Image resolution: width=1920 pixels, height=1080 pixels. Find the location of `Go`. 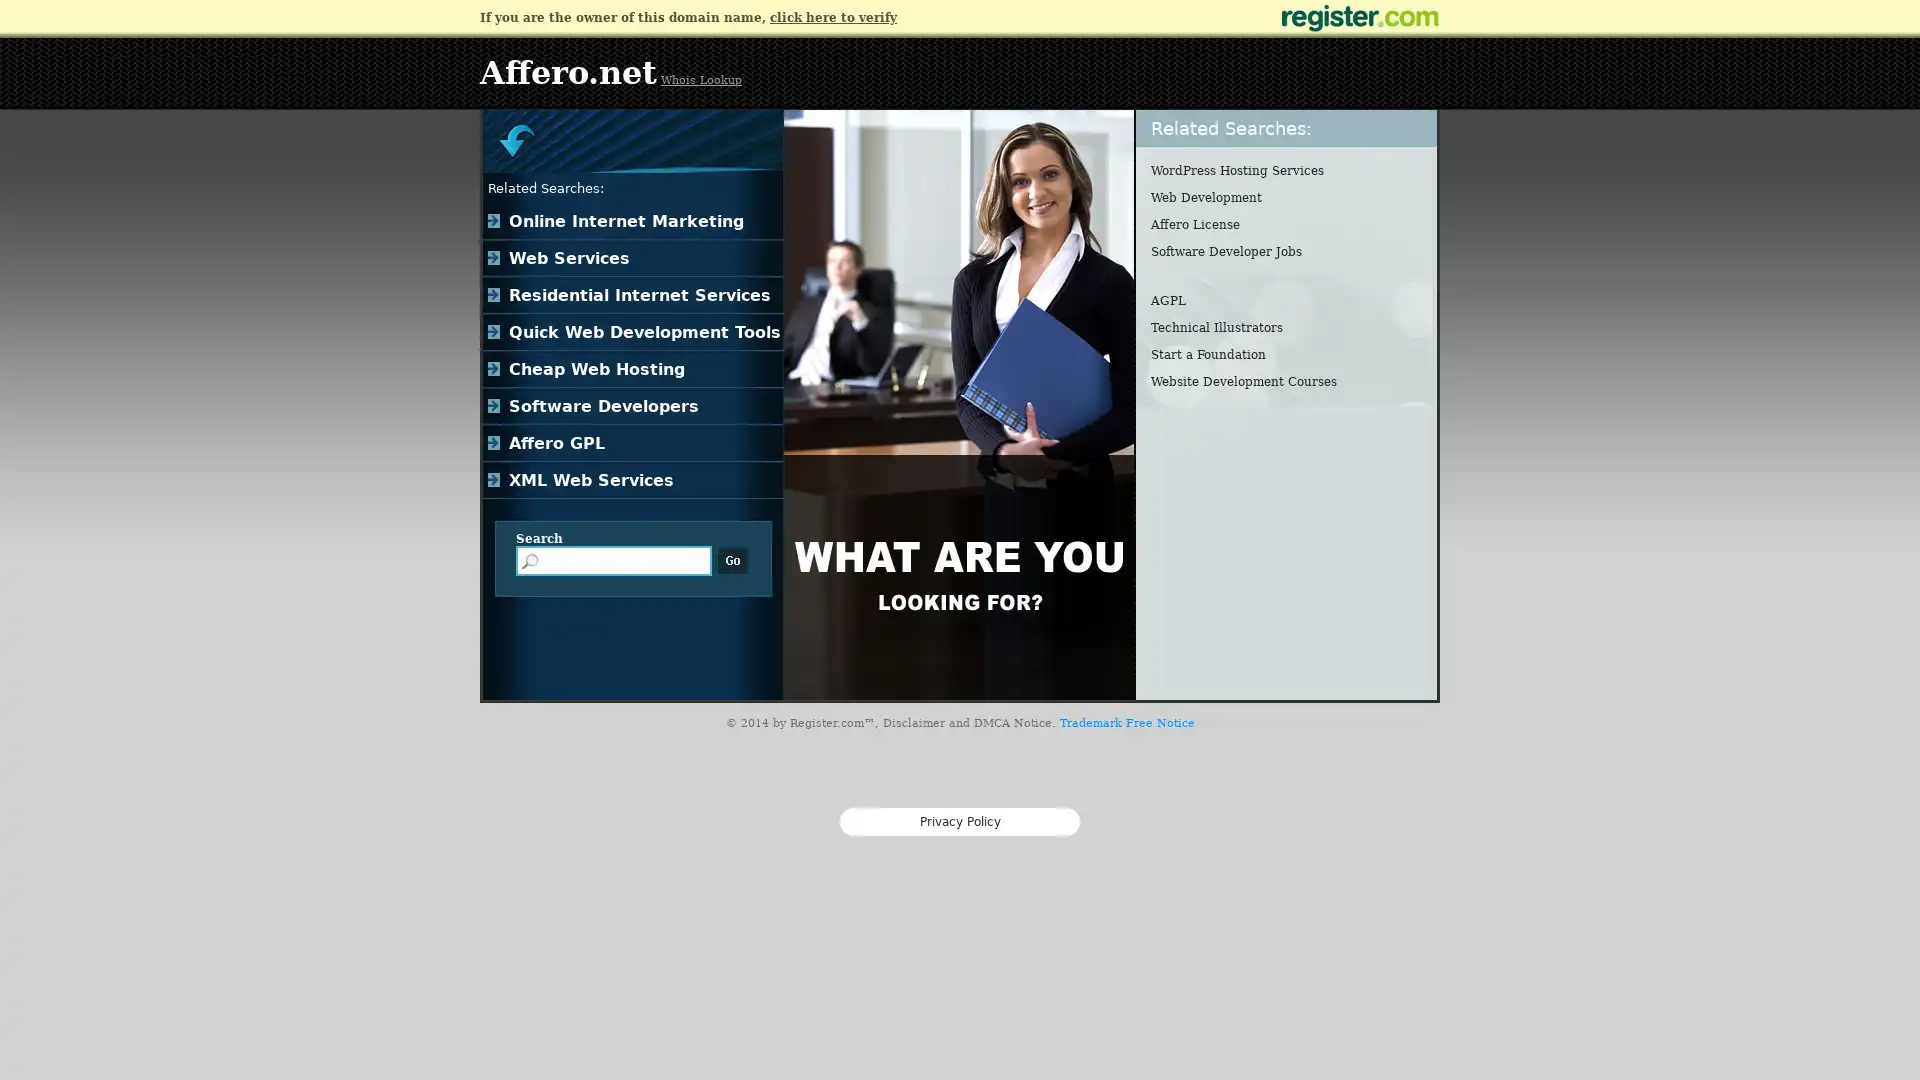

Go is located at coordinates (732, 560).